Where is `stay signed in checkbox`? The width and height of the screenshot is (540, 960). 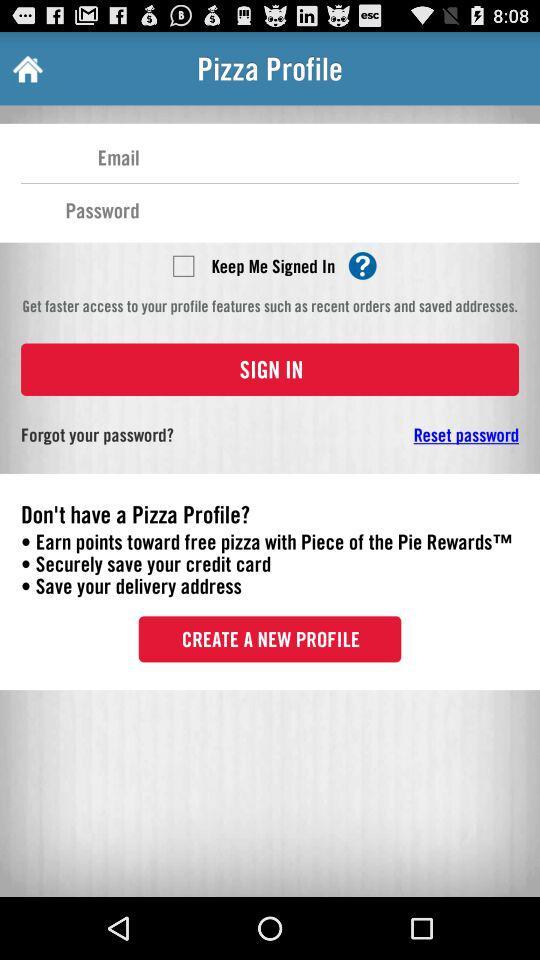
stay signed in checkbox is located at coordinates (183, 264).